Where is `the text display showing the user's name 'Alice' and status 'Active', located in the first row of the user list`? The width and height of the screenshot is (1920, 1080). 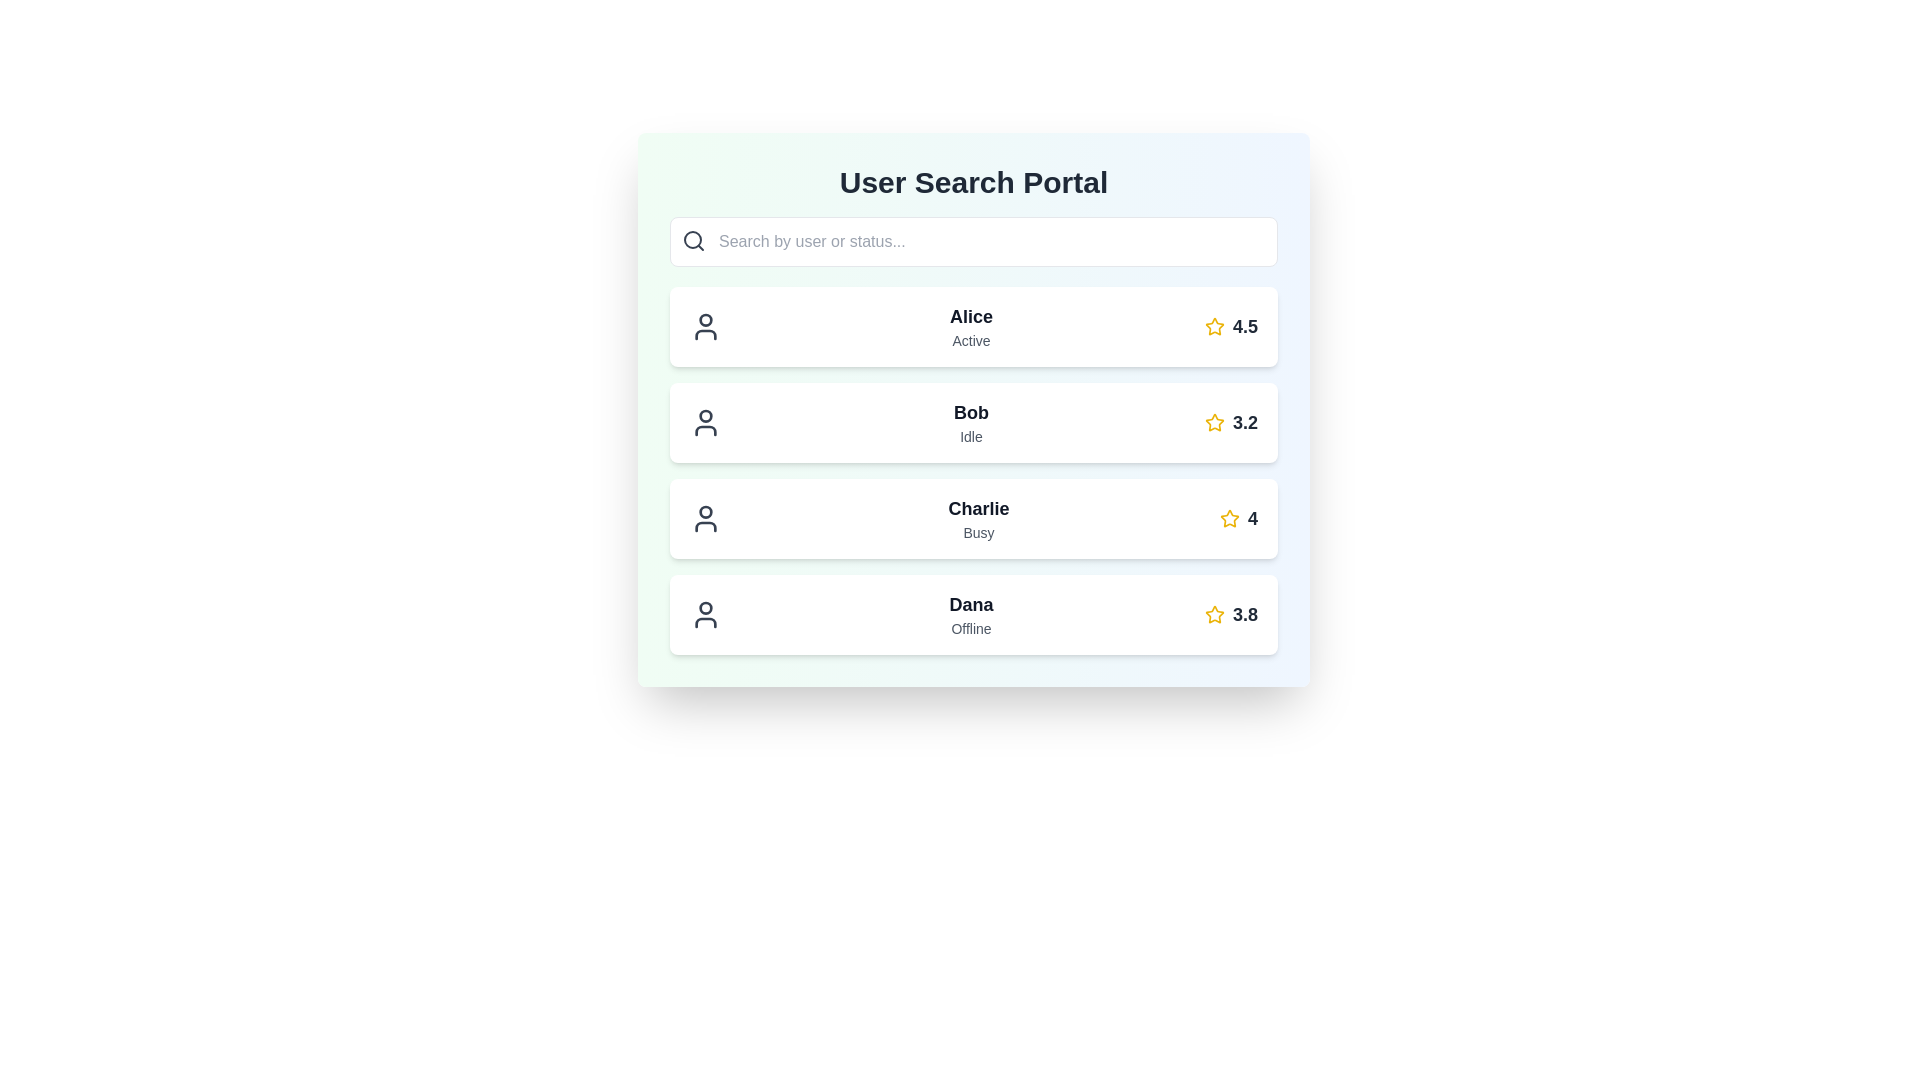
the text display showing the user's name 'Alice' and status 'Active', located in the first row of the user list is located at coordinates (971, 326).